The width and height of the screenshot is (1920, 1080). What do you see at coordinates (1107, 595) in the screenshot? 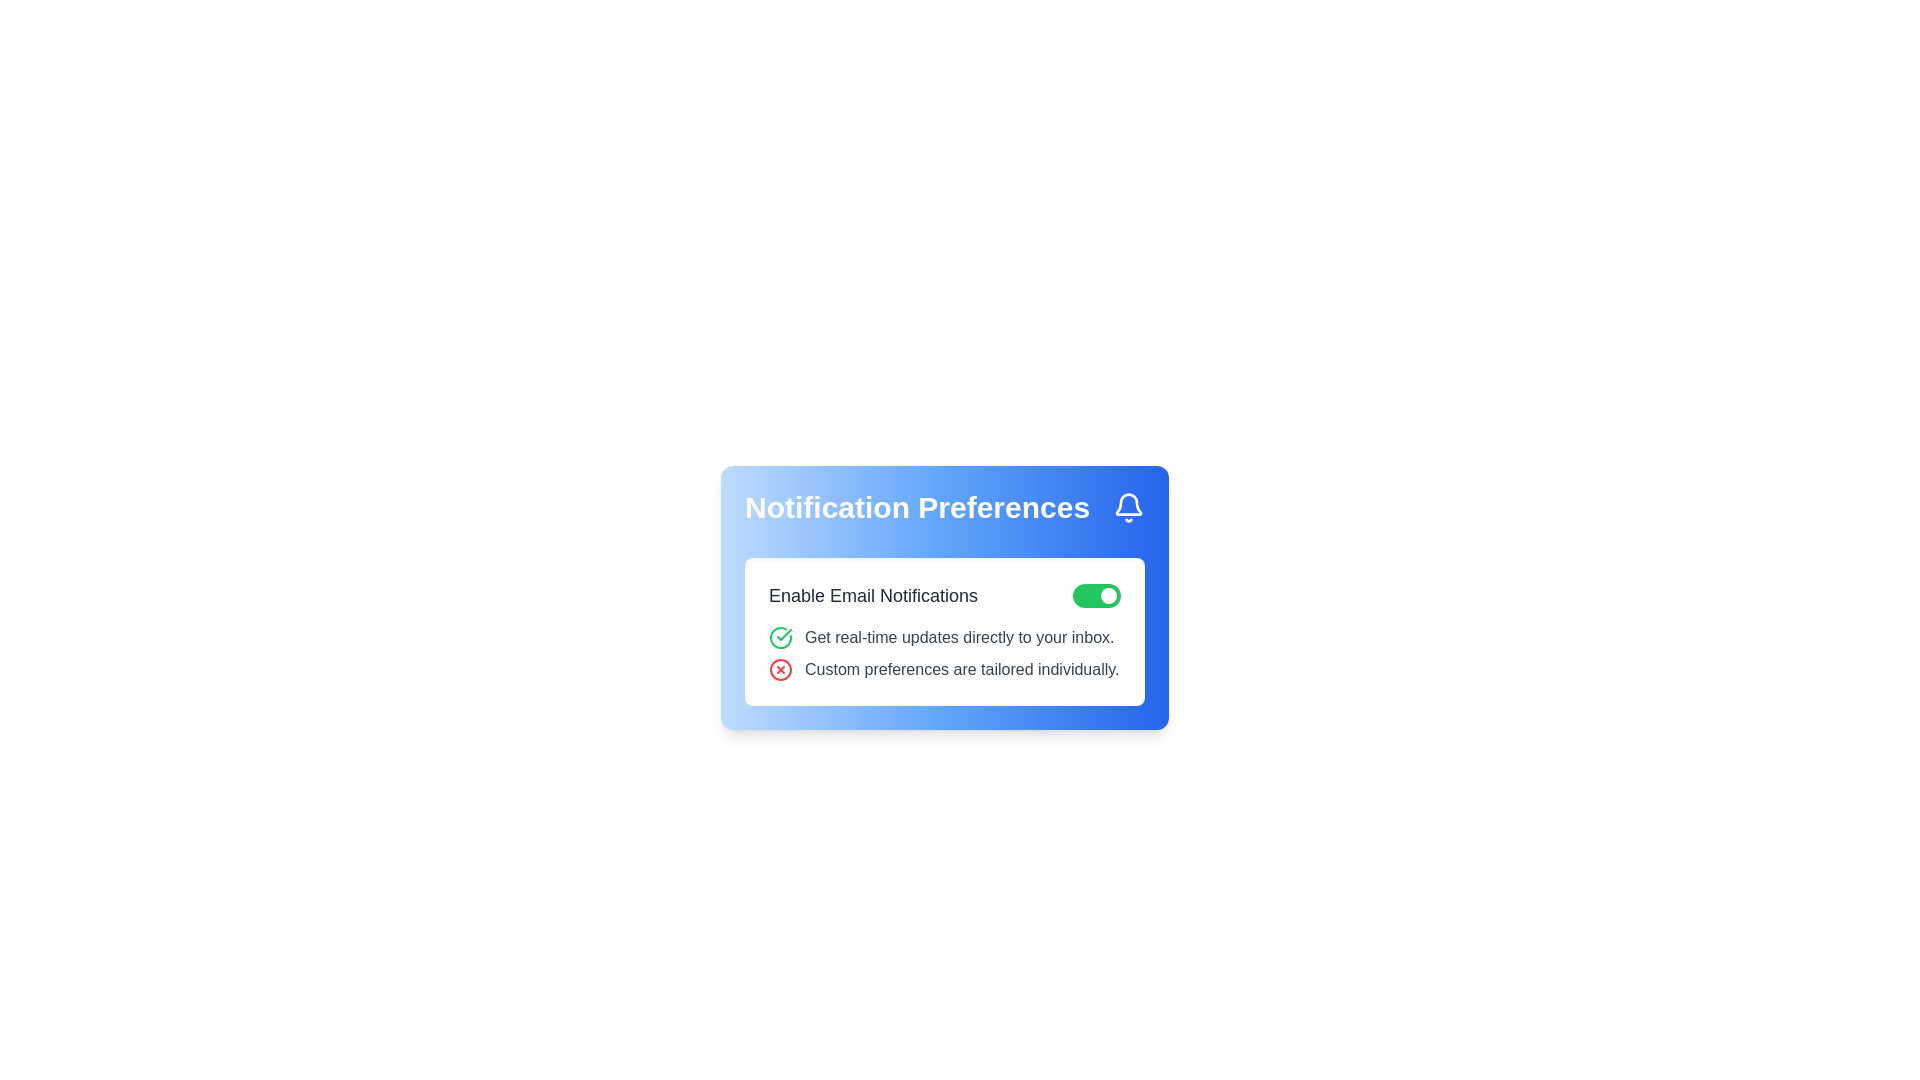
I see `the small, white, circular toggle handle located on the rightmost side of the green toggle background in the 'Enable Email Notifications' section` at bounding box center [1107, 595].